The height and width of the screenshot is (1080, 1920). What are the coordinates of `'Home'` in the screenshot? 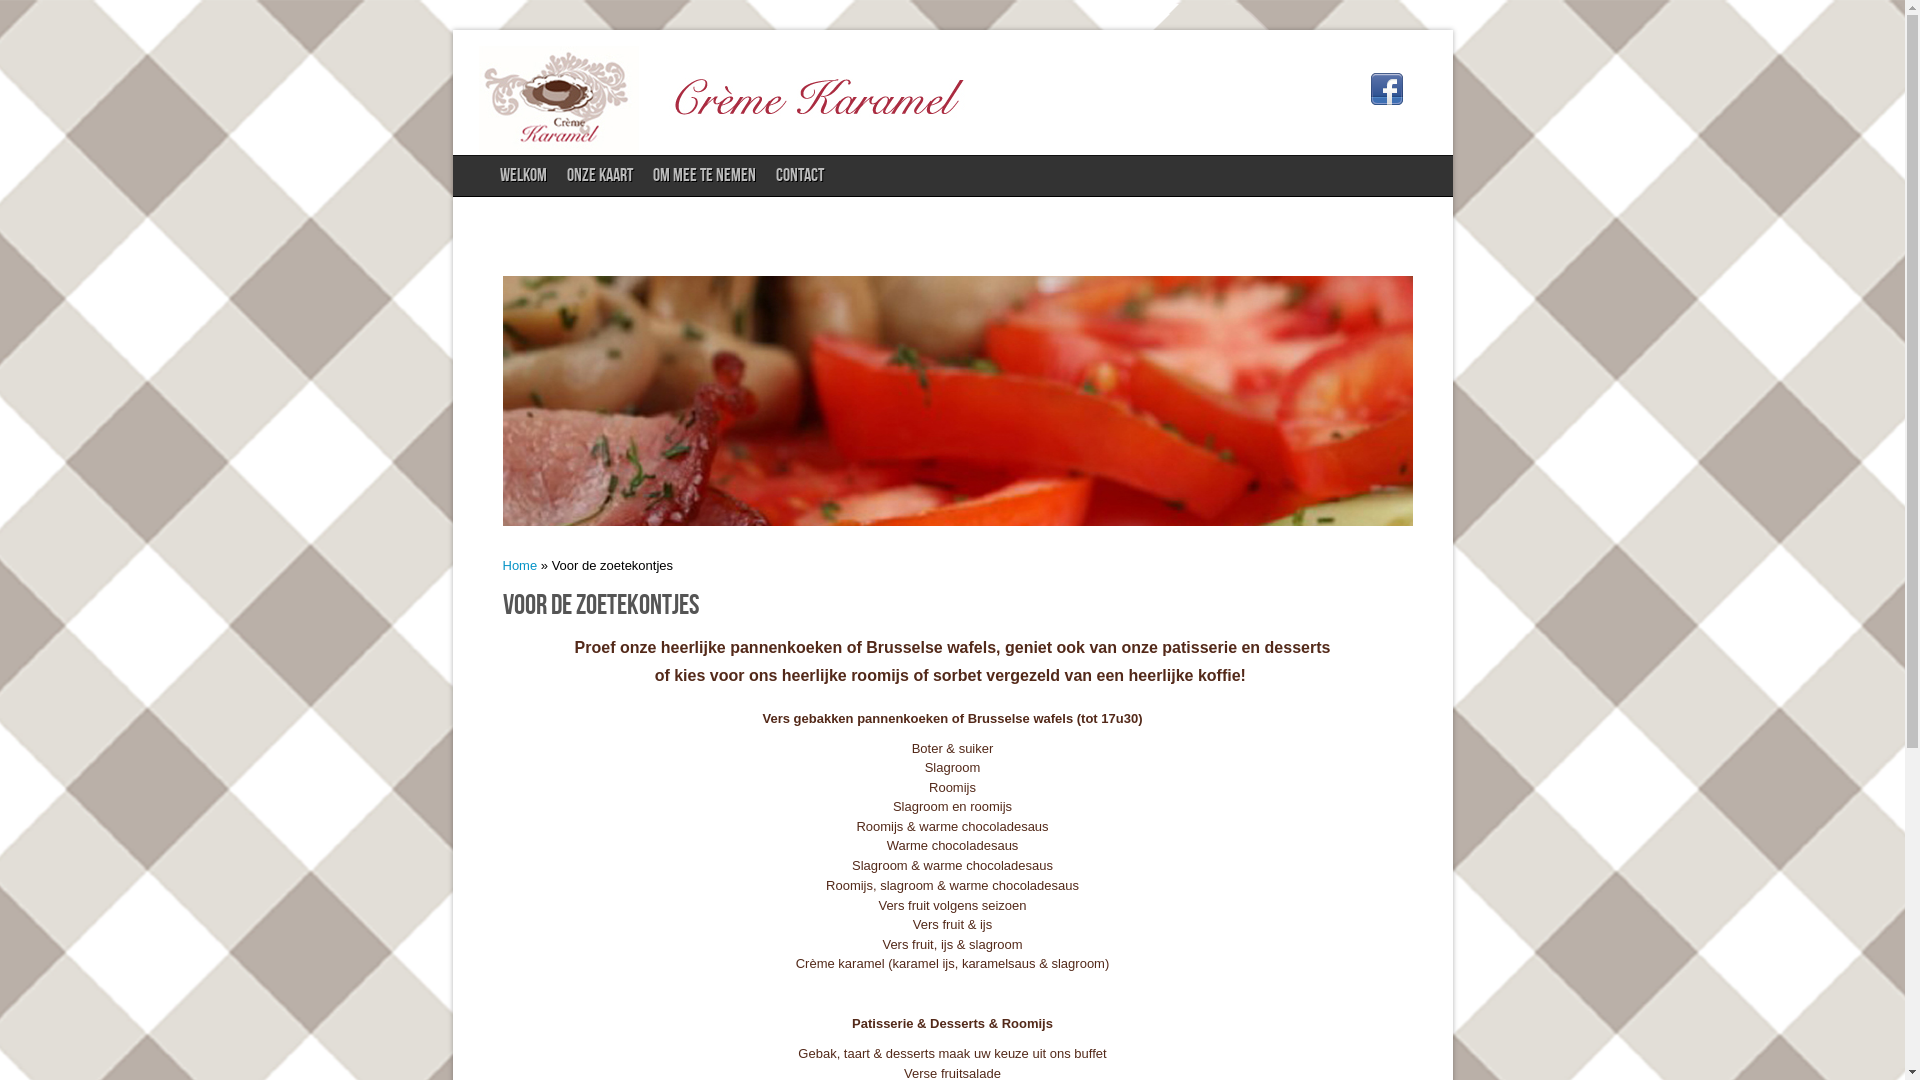 It's located at (502, 565).